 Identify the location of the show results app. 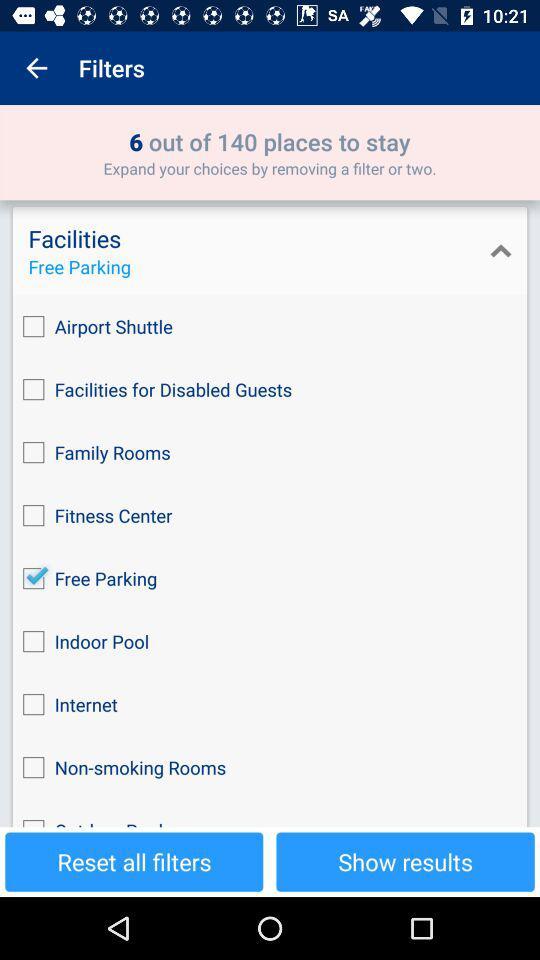
(405, 861).